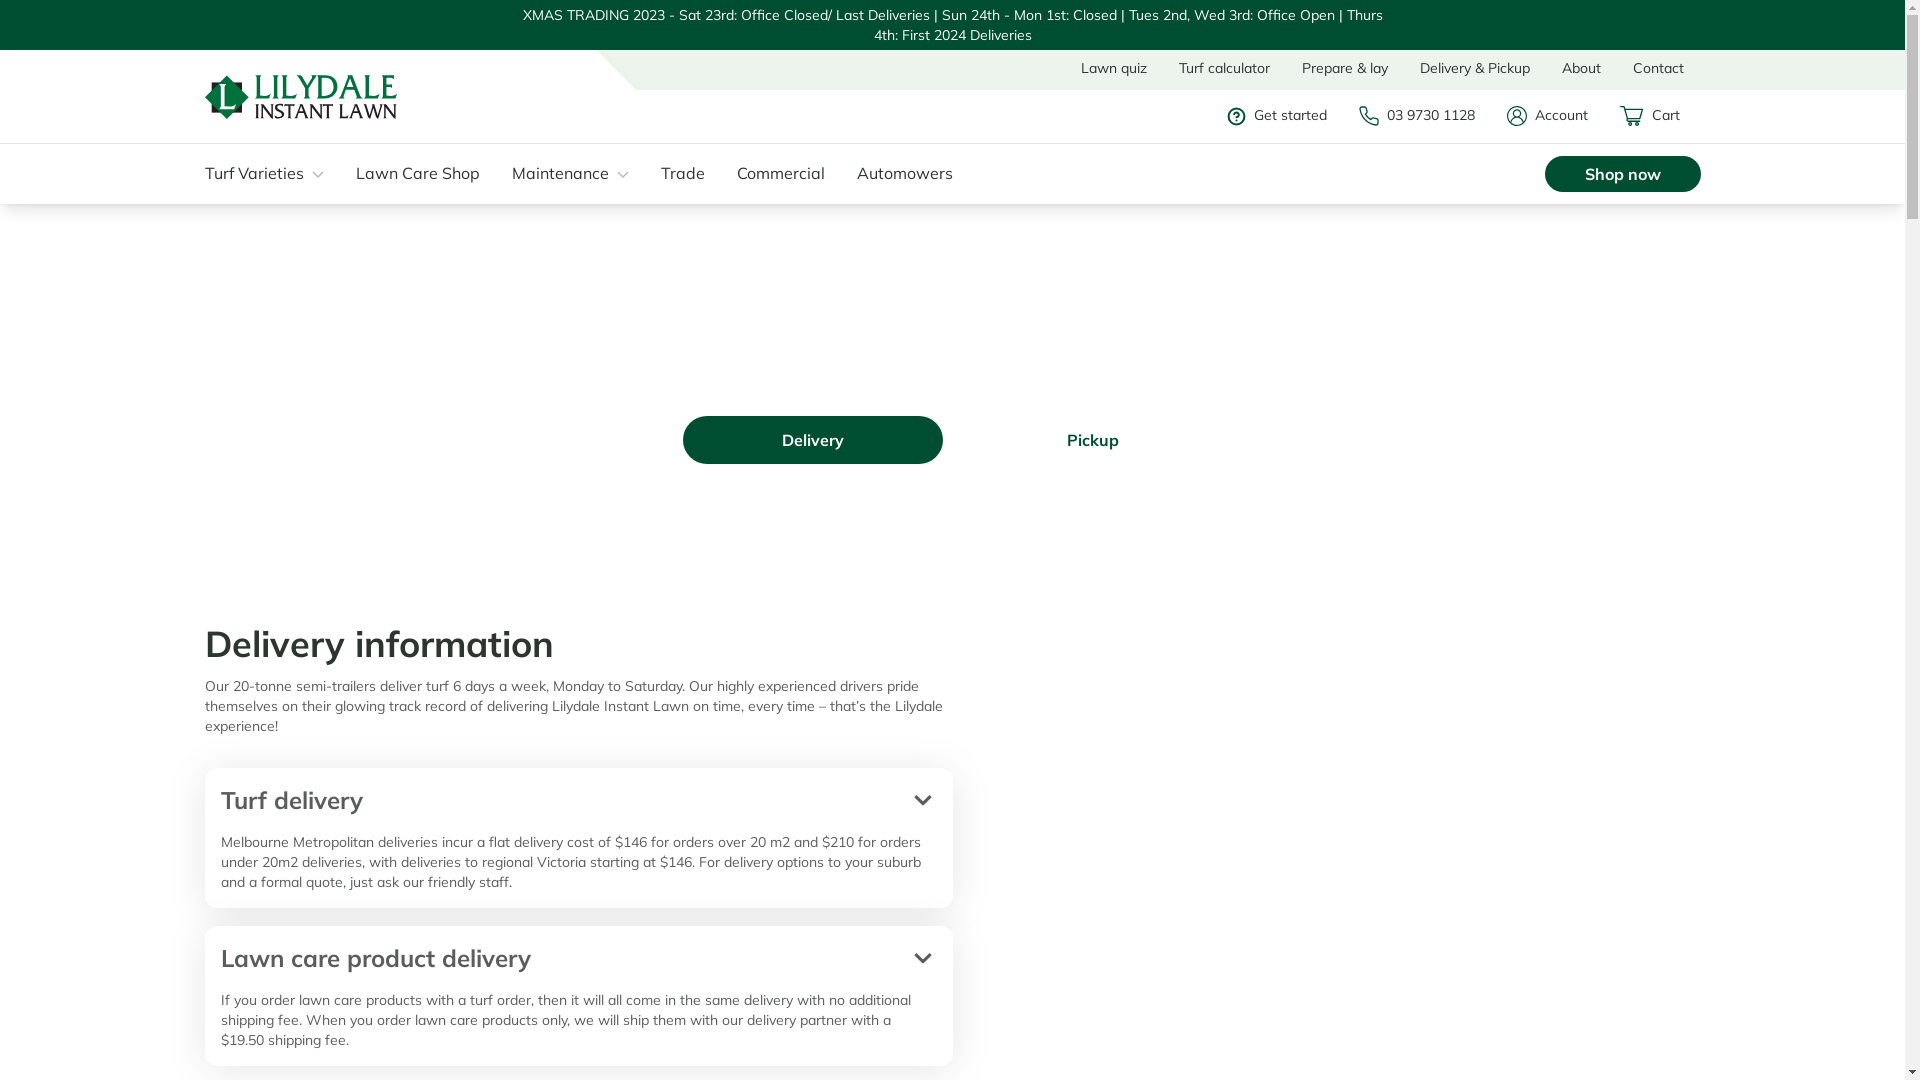 The height and width of the screenshot is (1080, 1920). Describe the element at coordinates (1556, 115) in the screenshot. I see `'Account'` at that location.